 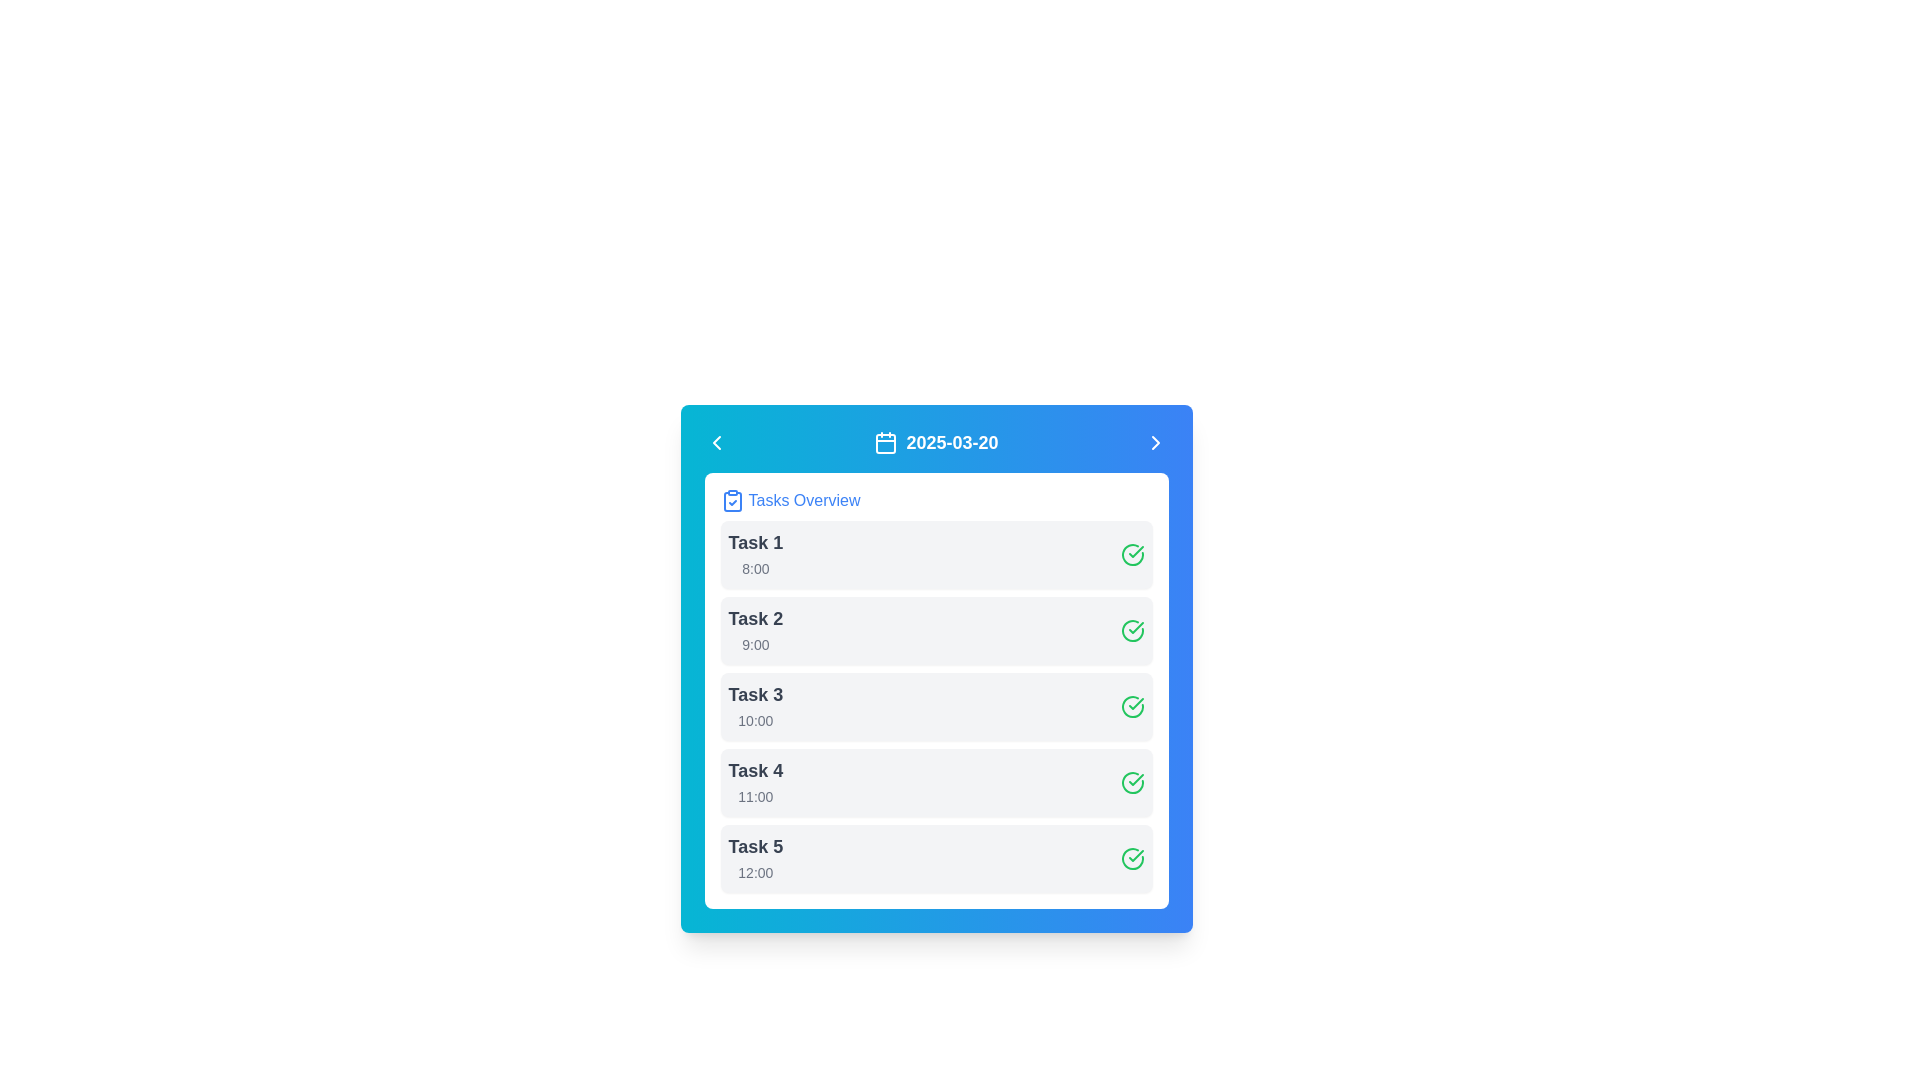 I want to click on the text label displaying '9:00' in light gray color within the 'Task 2' section of the scheduling interface, so click(x=754, y=644).